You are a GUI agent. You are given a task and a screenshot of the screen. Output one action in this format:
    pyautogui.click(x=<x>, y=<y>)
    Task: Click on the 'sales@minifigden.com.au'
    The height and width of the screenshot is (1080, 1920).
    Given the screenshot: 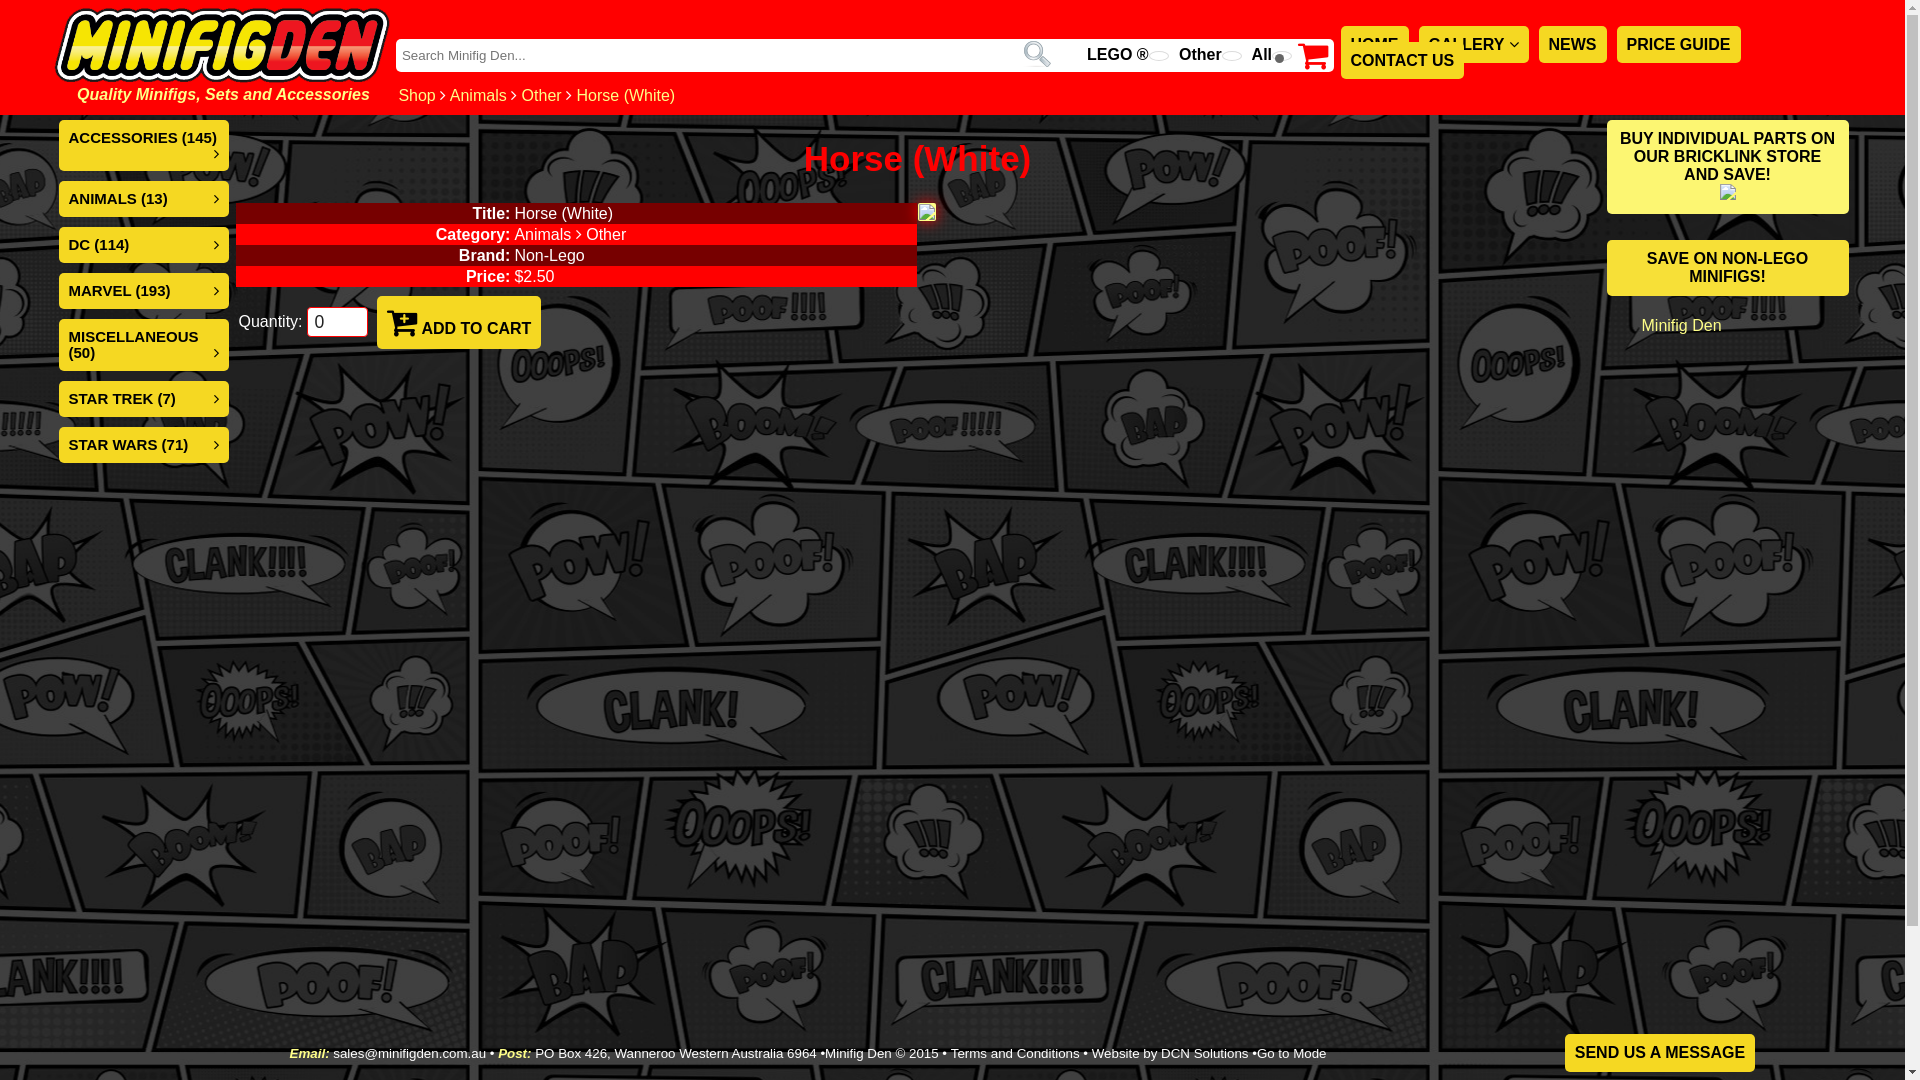 What is the action you would take?
    pyautogui.click(x=408, y=1052)
    